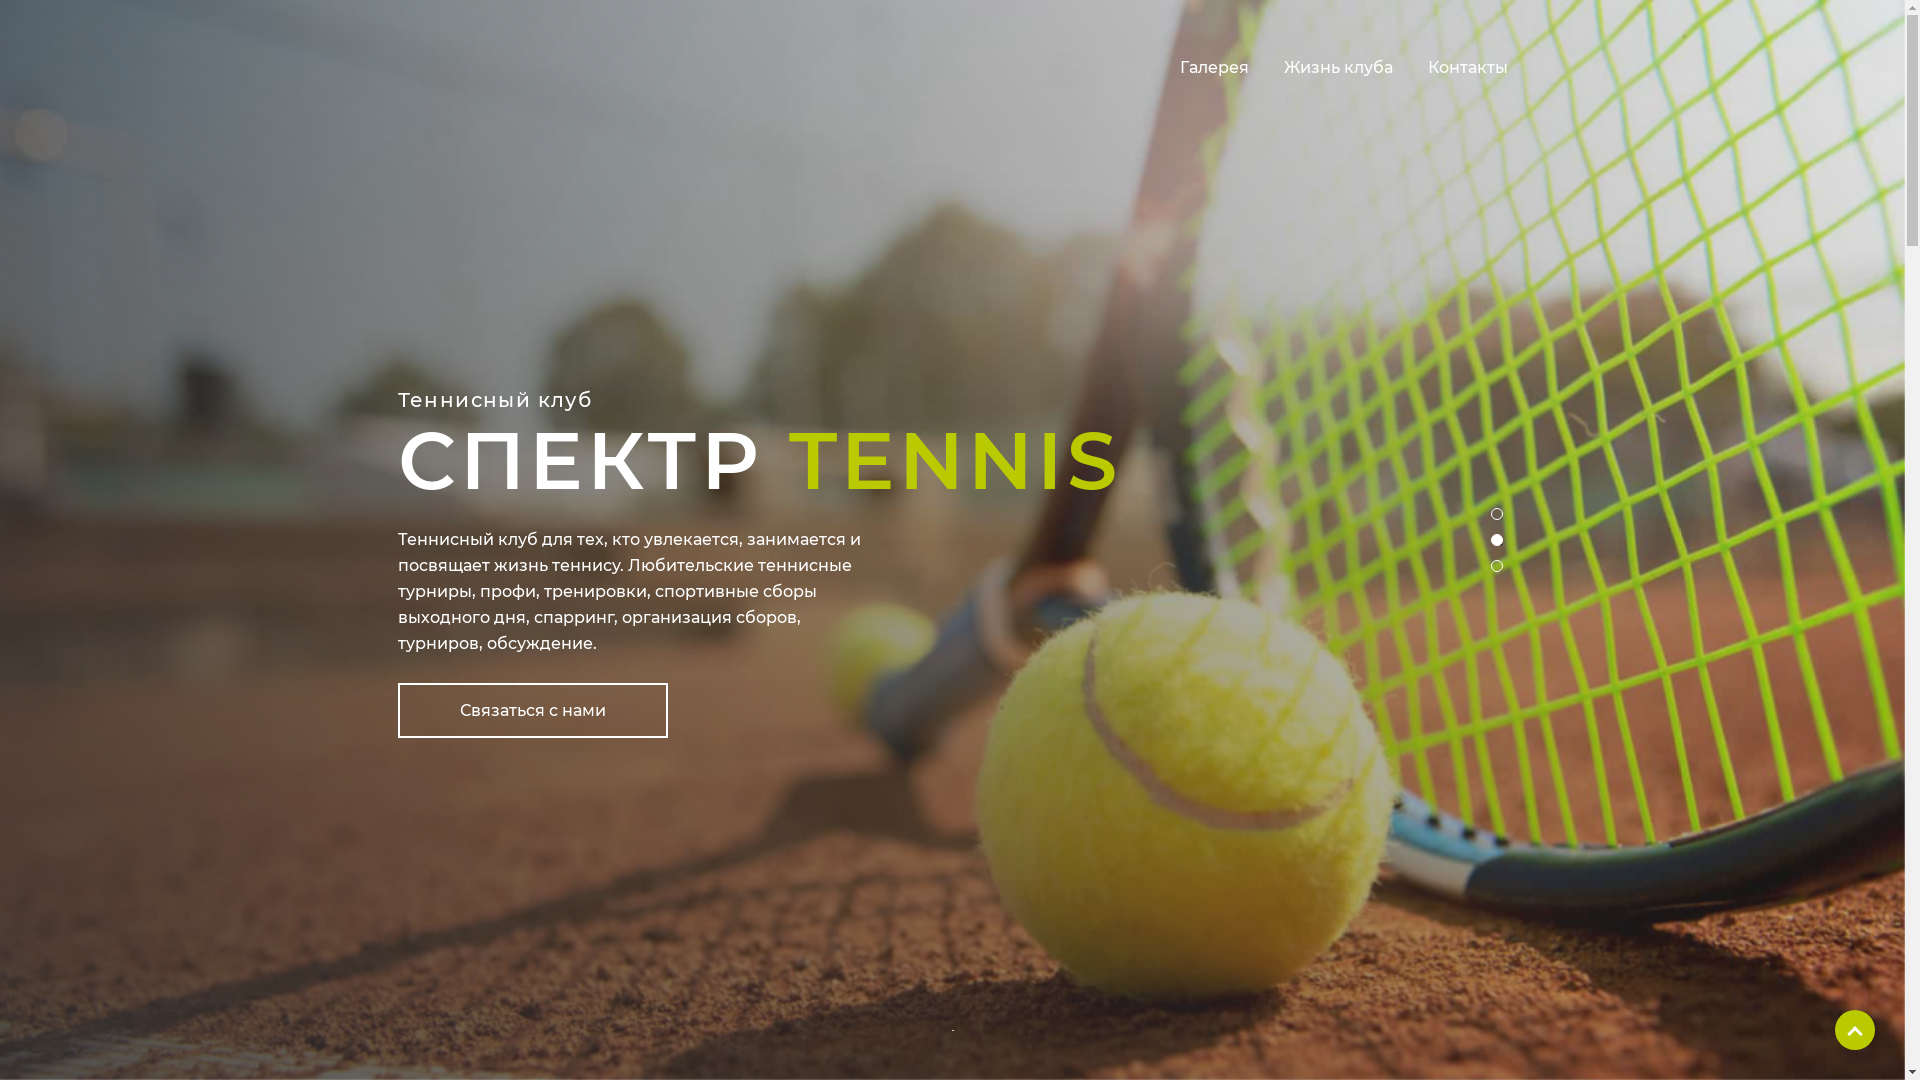 The height and width of the screenshot is (1080, 1920). I want to click on '2', so click(1502, 544).